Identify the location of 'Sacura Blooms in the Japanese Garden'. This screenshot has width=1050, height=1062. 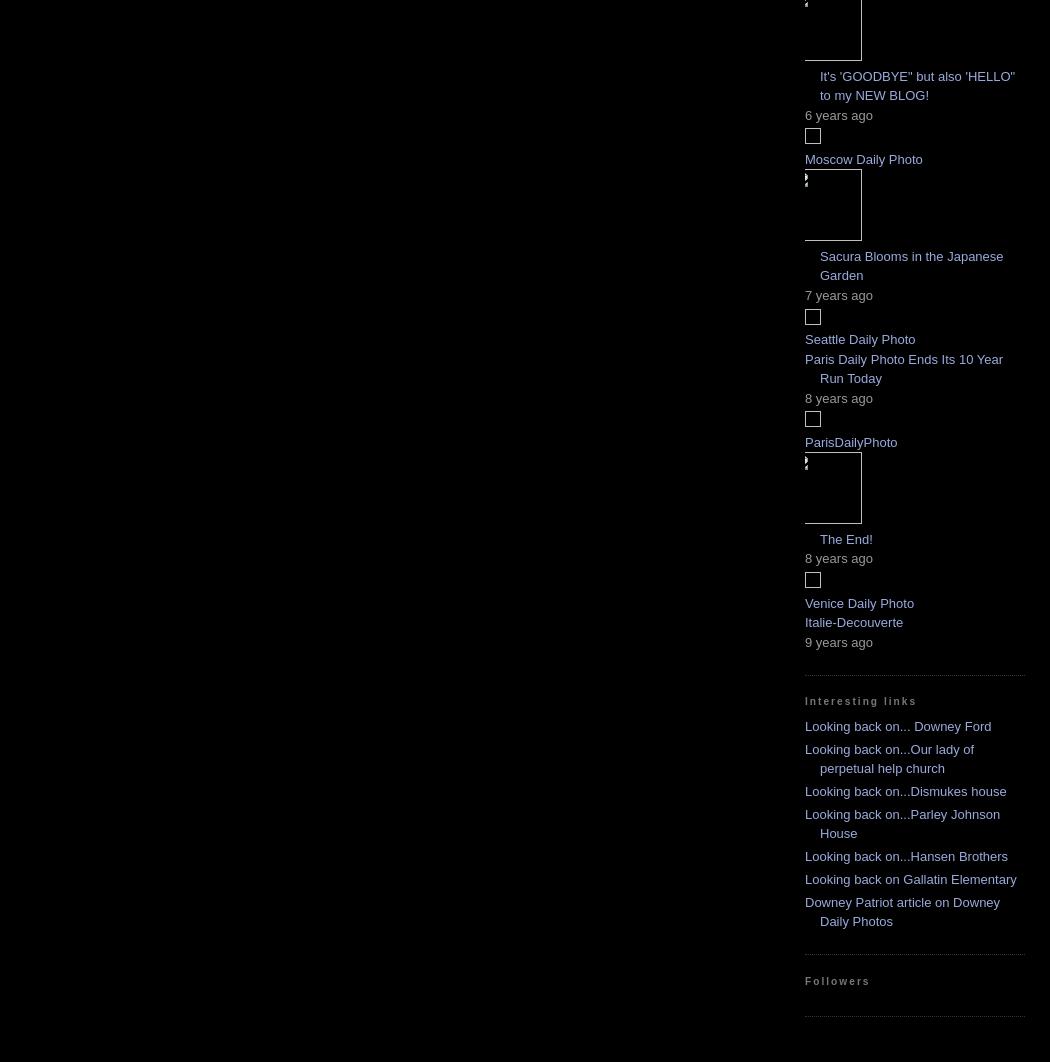
(819, 265).